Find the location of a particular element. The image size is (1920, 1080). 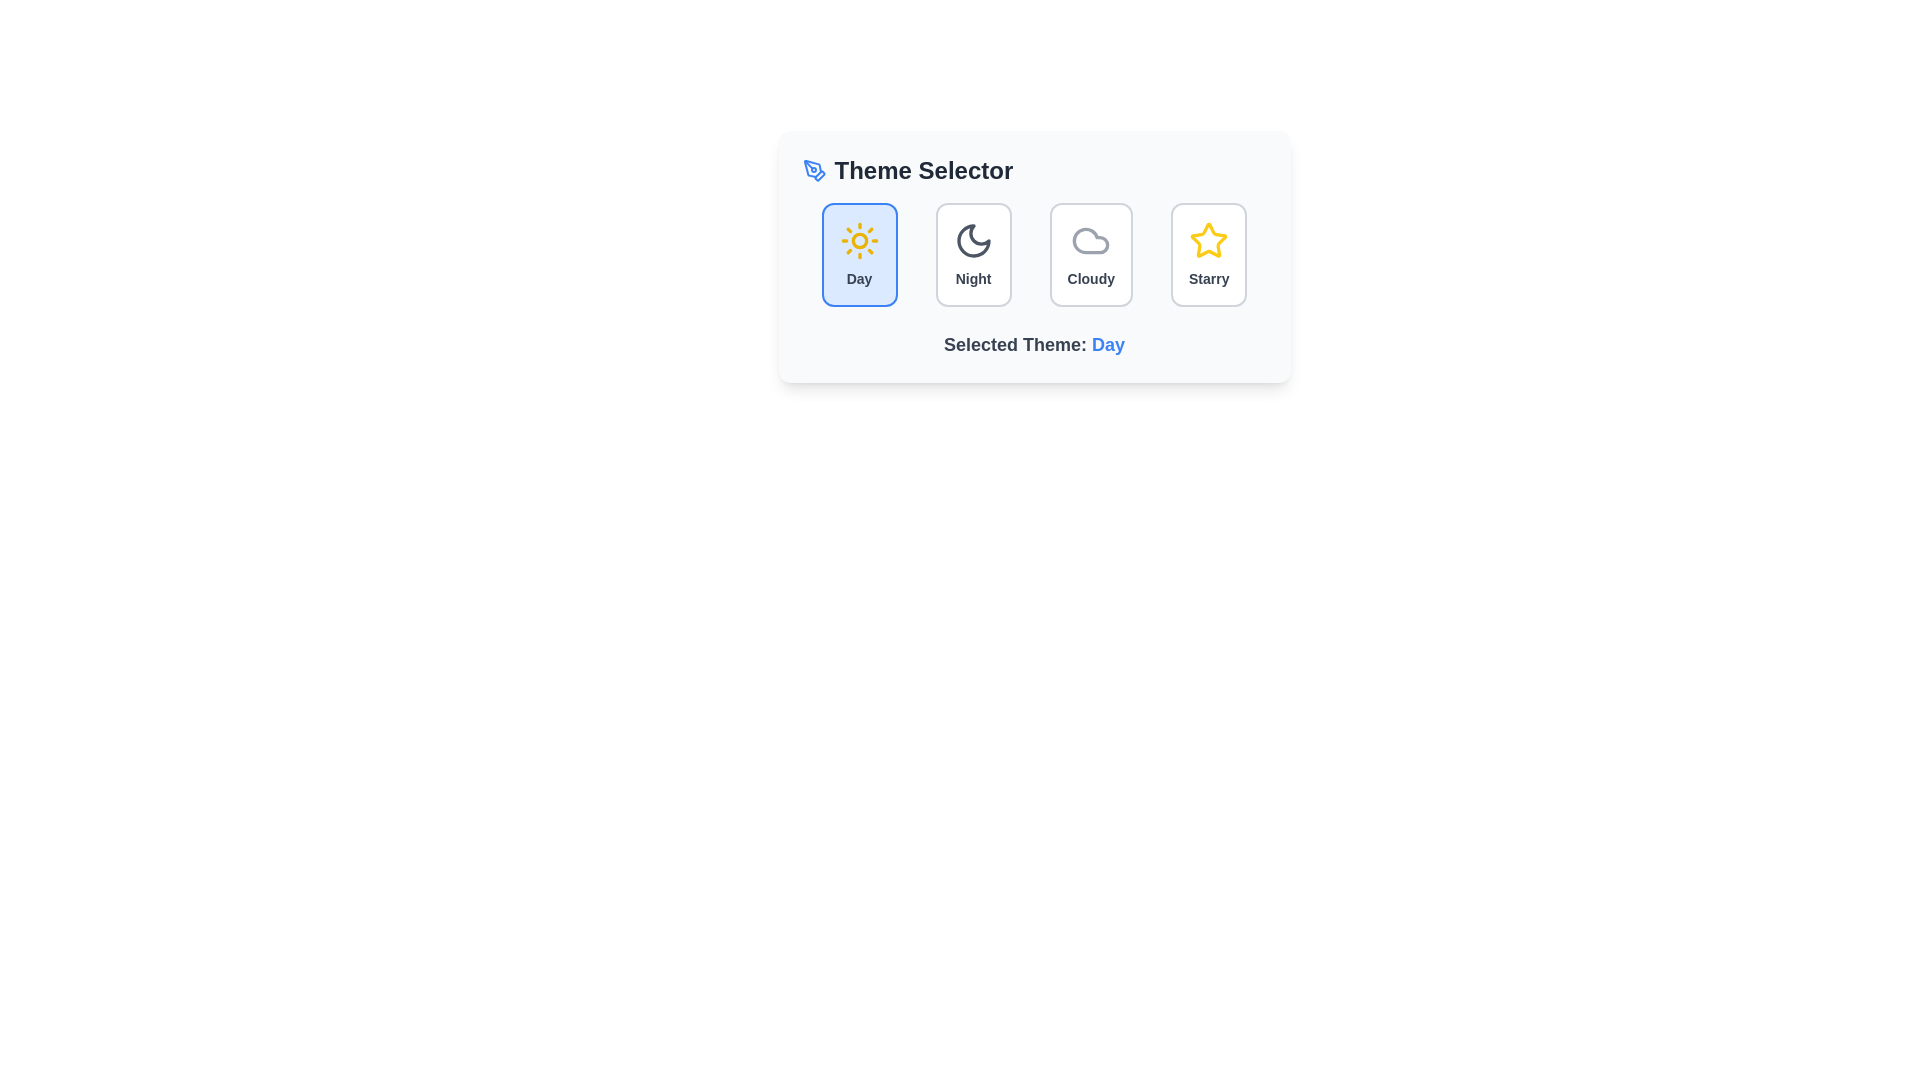

the yellow sun icon located at the top of the 'Day' button in the theme selection interface is located at coordinates (859, 239).